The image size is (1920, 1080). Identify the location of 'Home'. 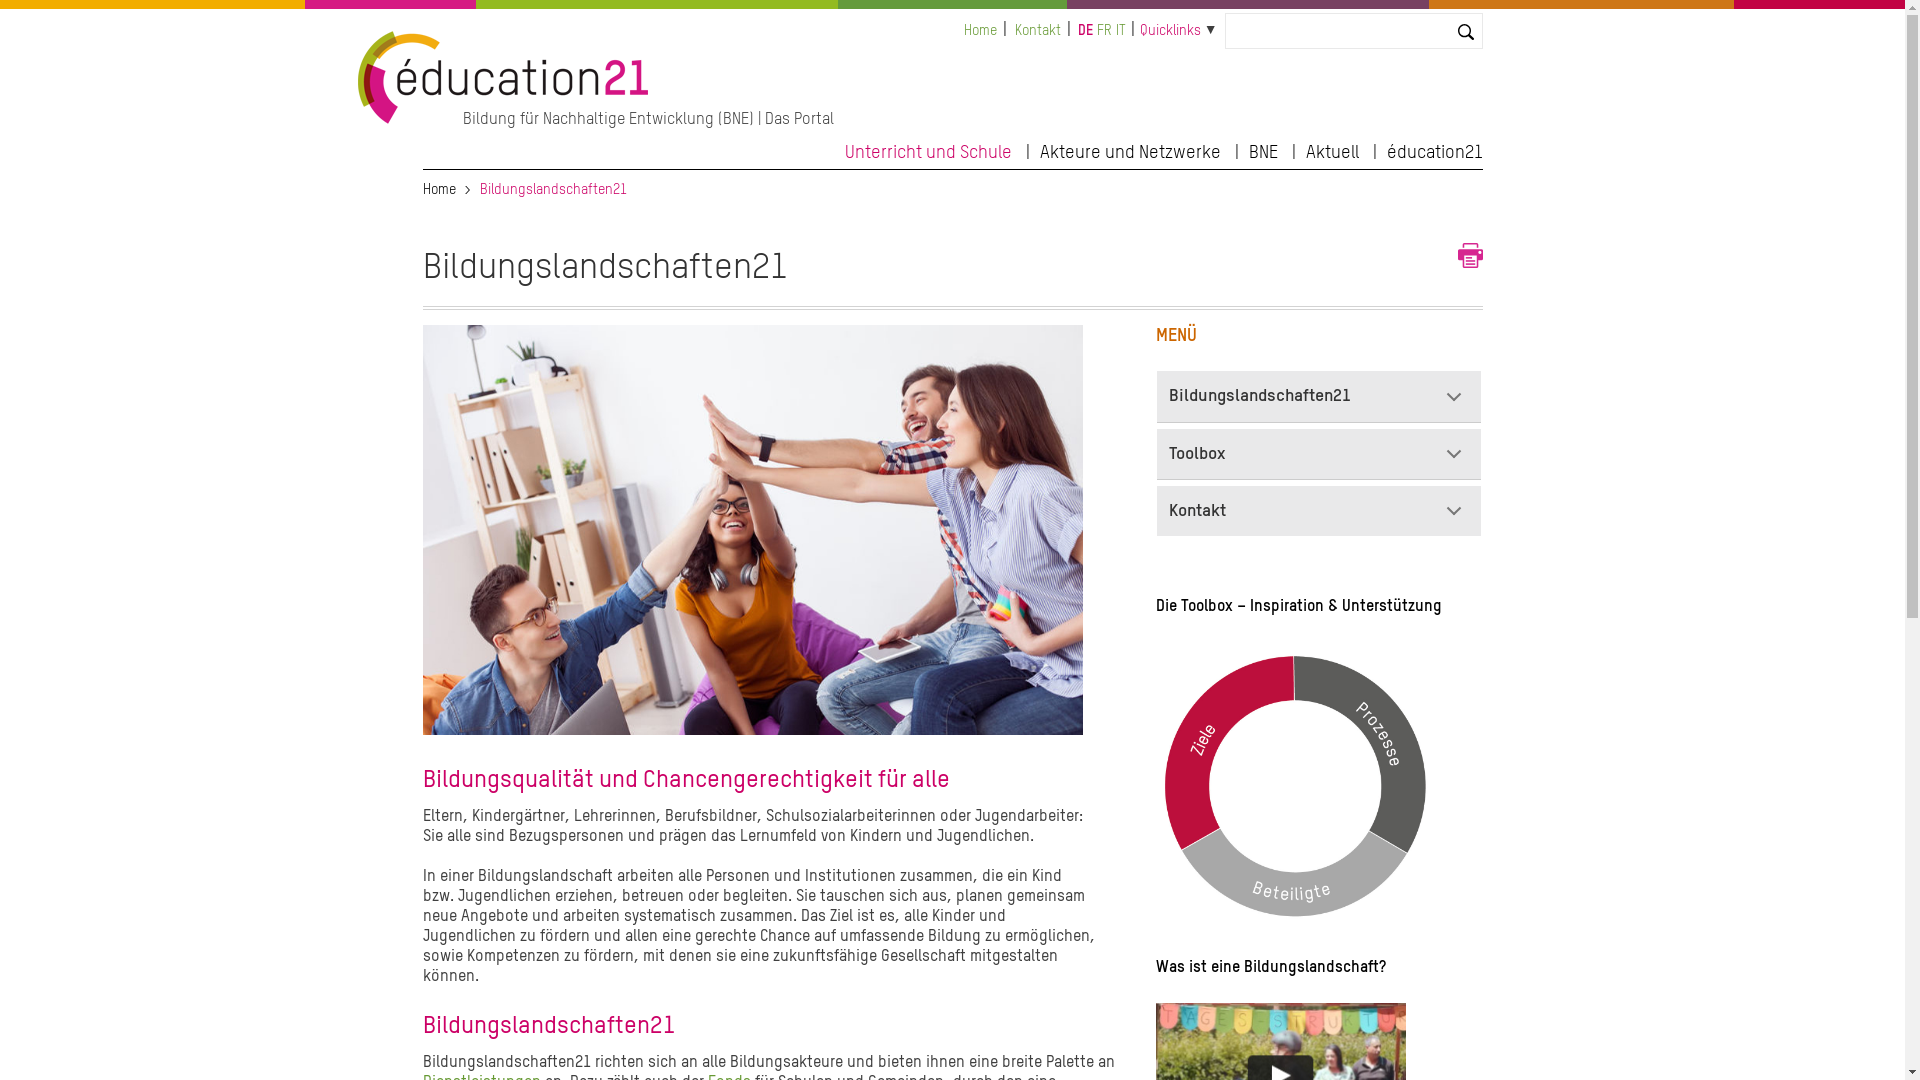
(980, 30).